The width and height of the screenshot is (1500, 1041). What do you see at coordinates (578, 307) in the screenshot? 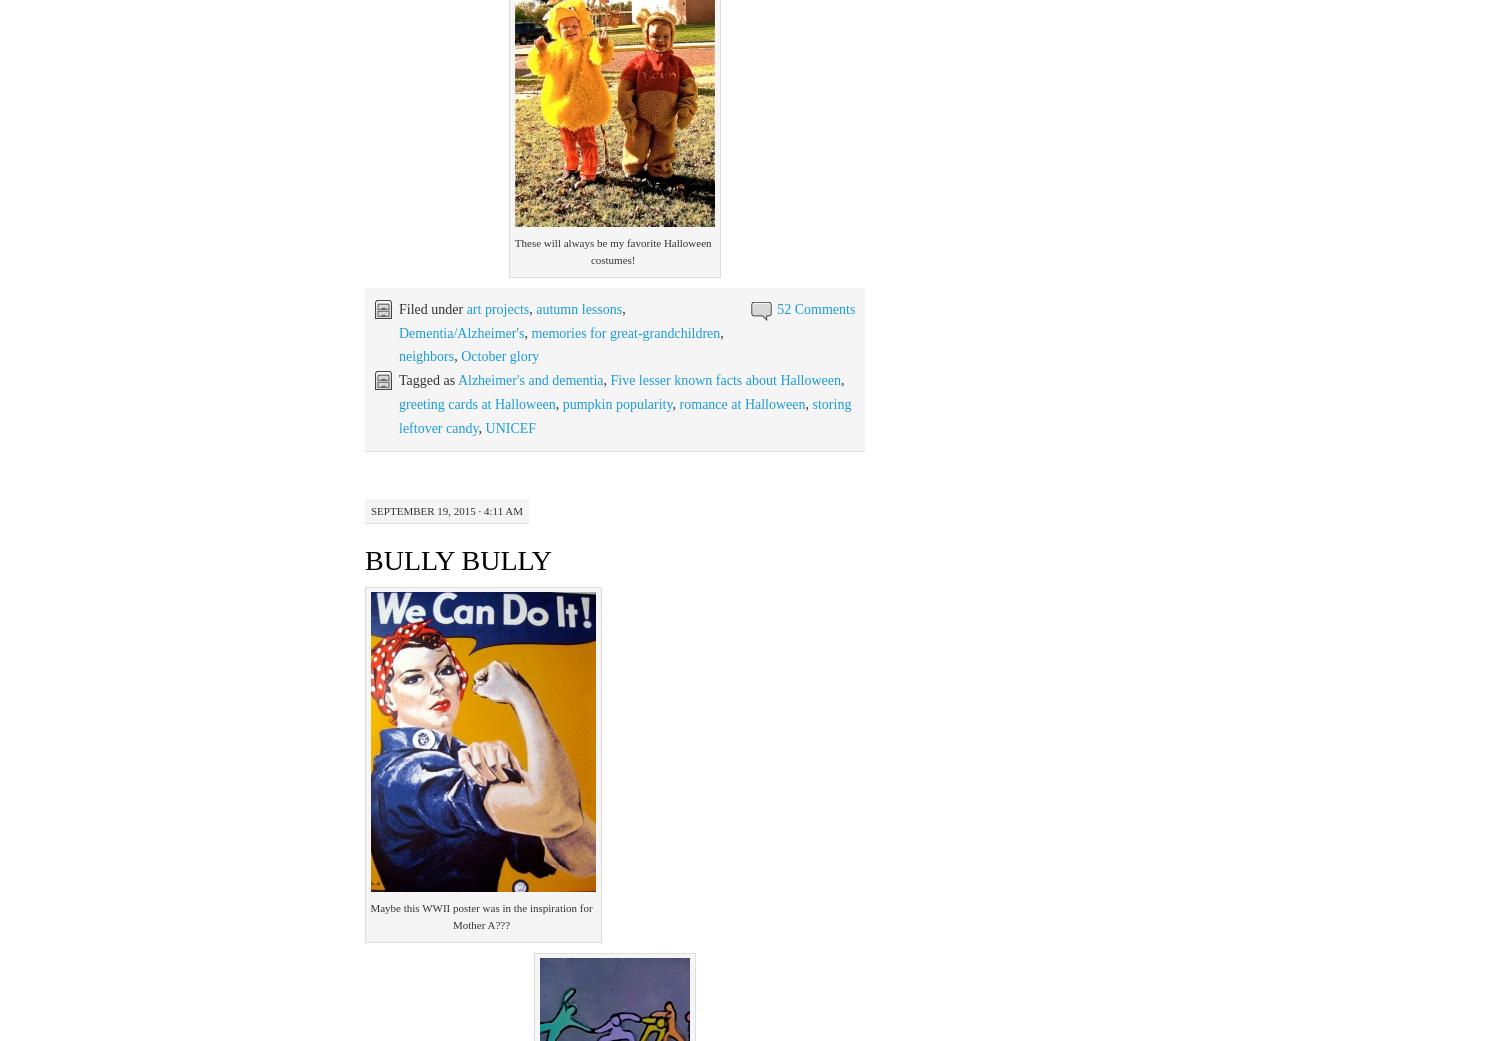
I see `'autumn lessons'` at bounding box center [578, 307].